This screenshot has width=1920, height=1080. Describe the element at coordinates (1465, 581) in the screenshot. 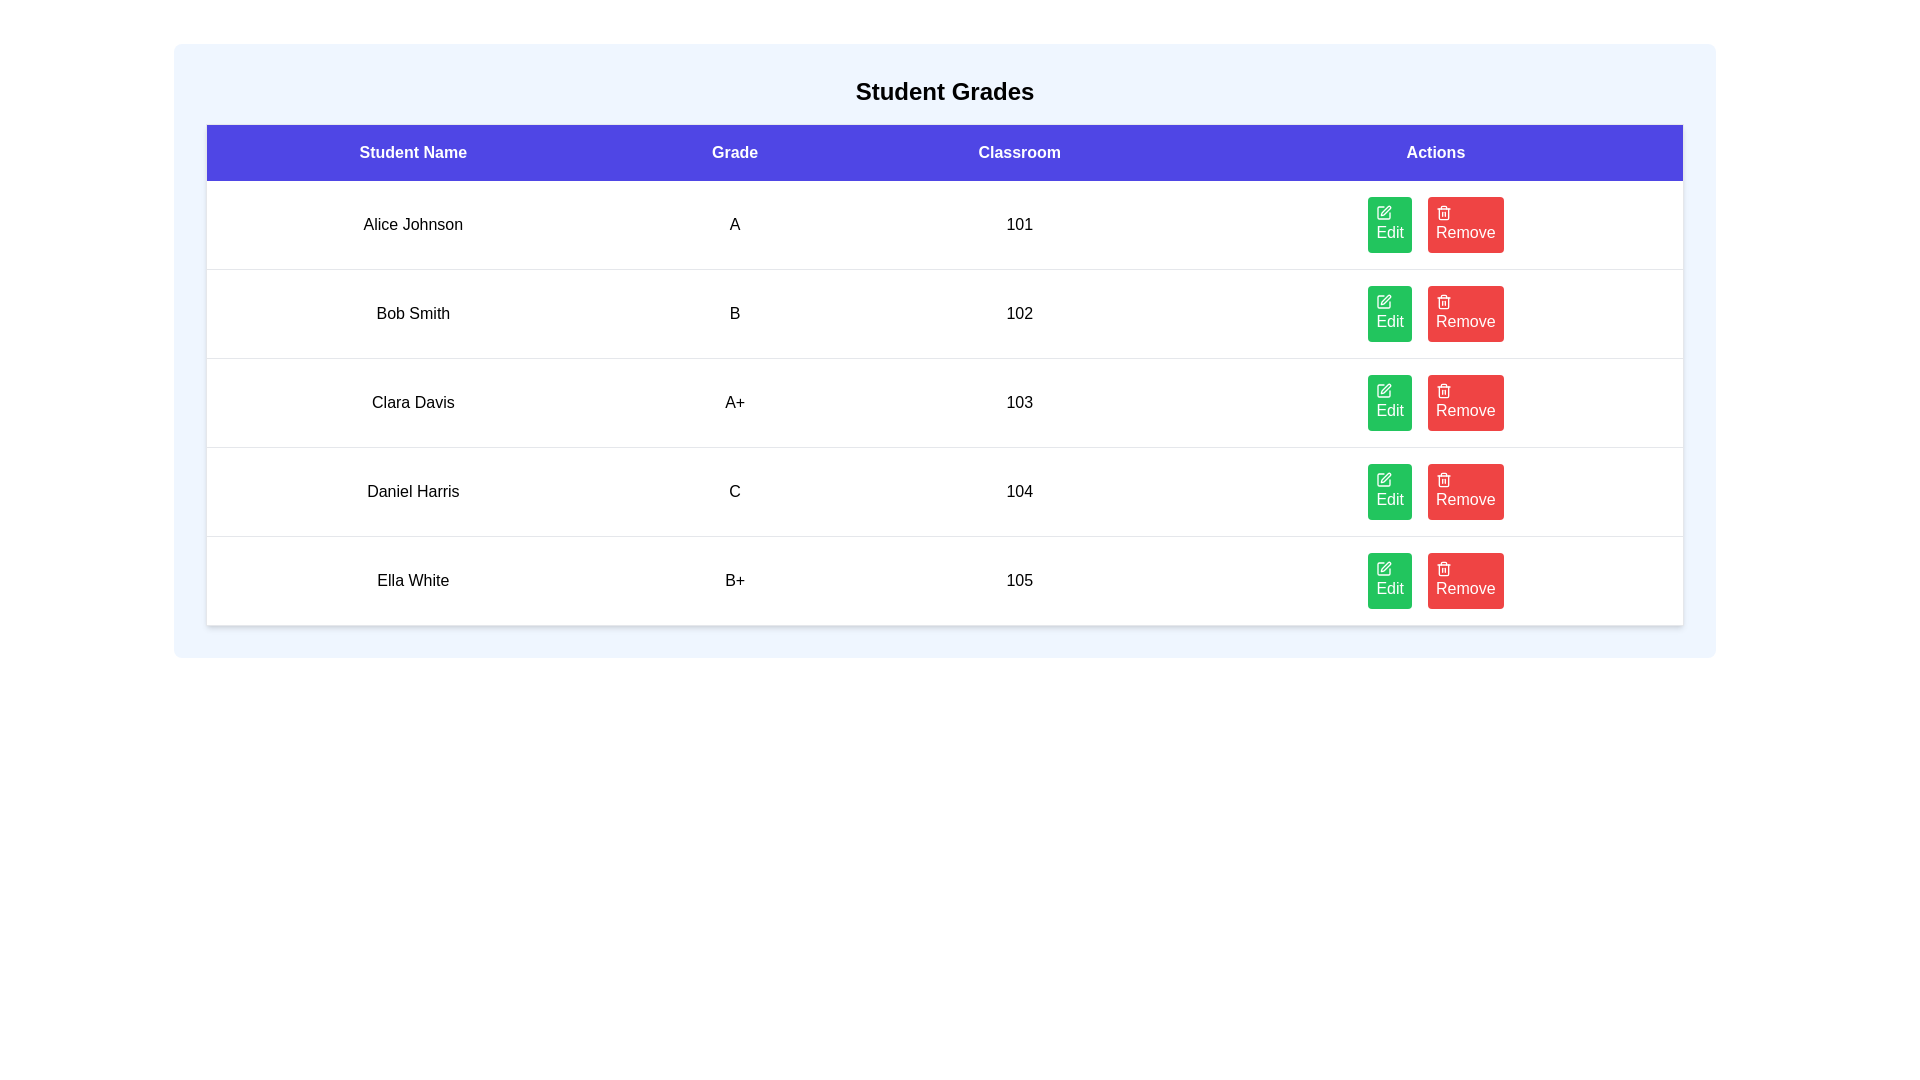

I see `'Remove' button for the student with name Ella White` at that location.